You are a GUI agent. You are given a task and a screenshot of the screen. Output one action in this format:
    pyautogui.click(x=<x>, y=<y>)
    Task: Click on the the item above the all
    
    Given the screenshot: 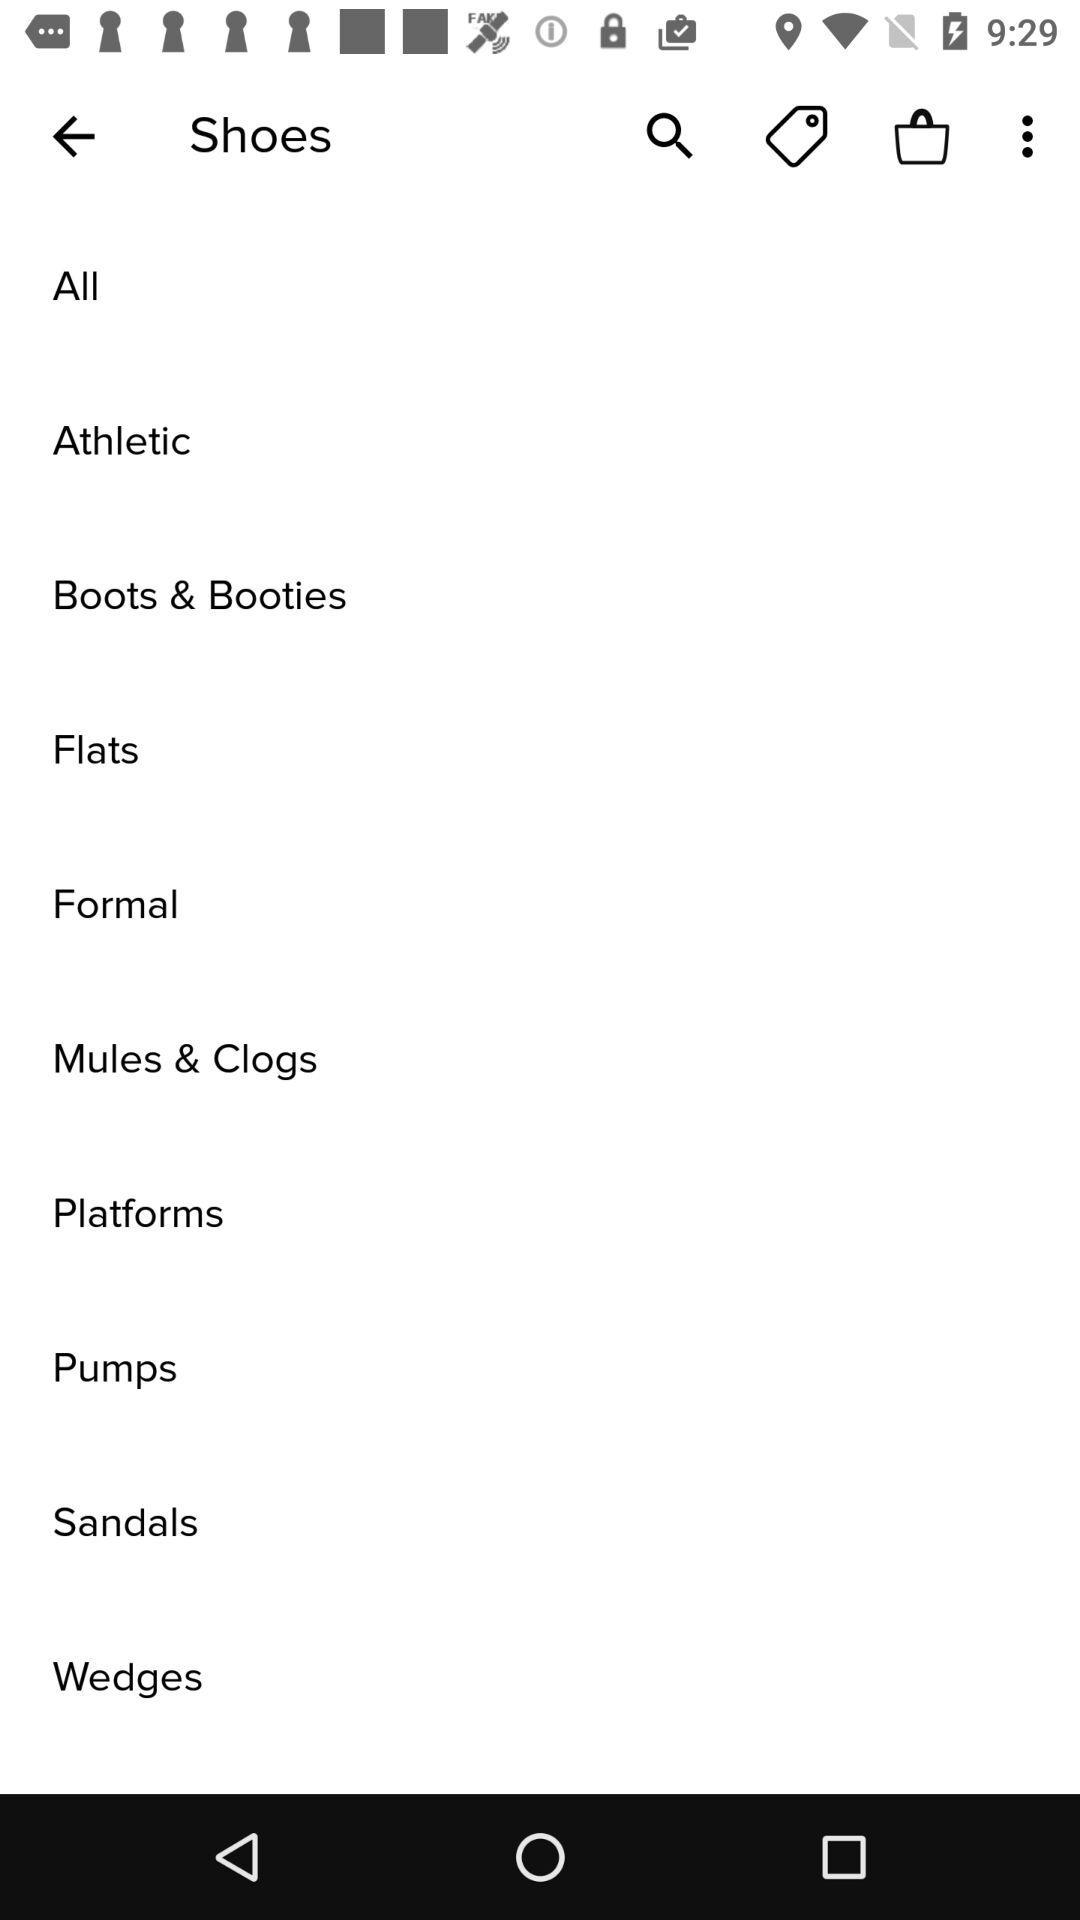 What is the action you would take?
    pyautogui.click(x=1032, y=135)
    